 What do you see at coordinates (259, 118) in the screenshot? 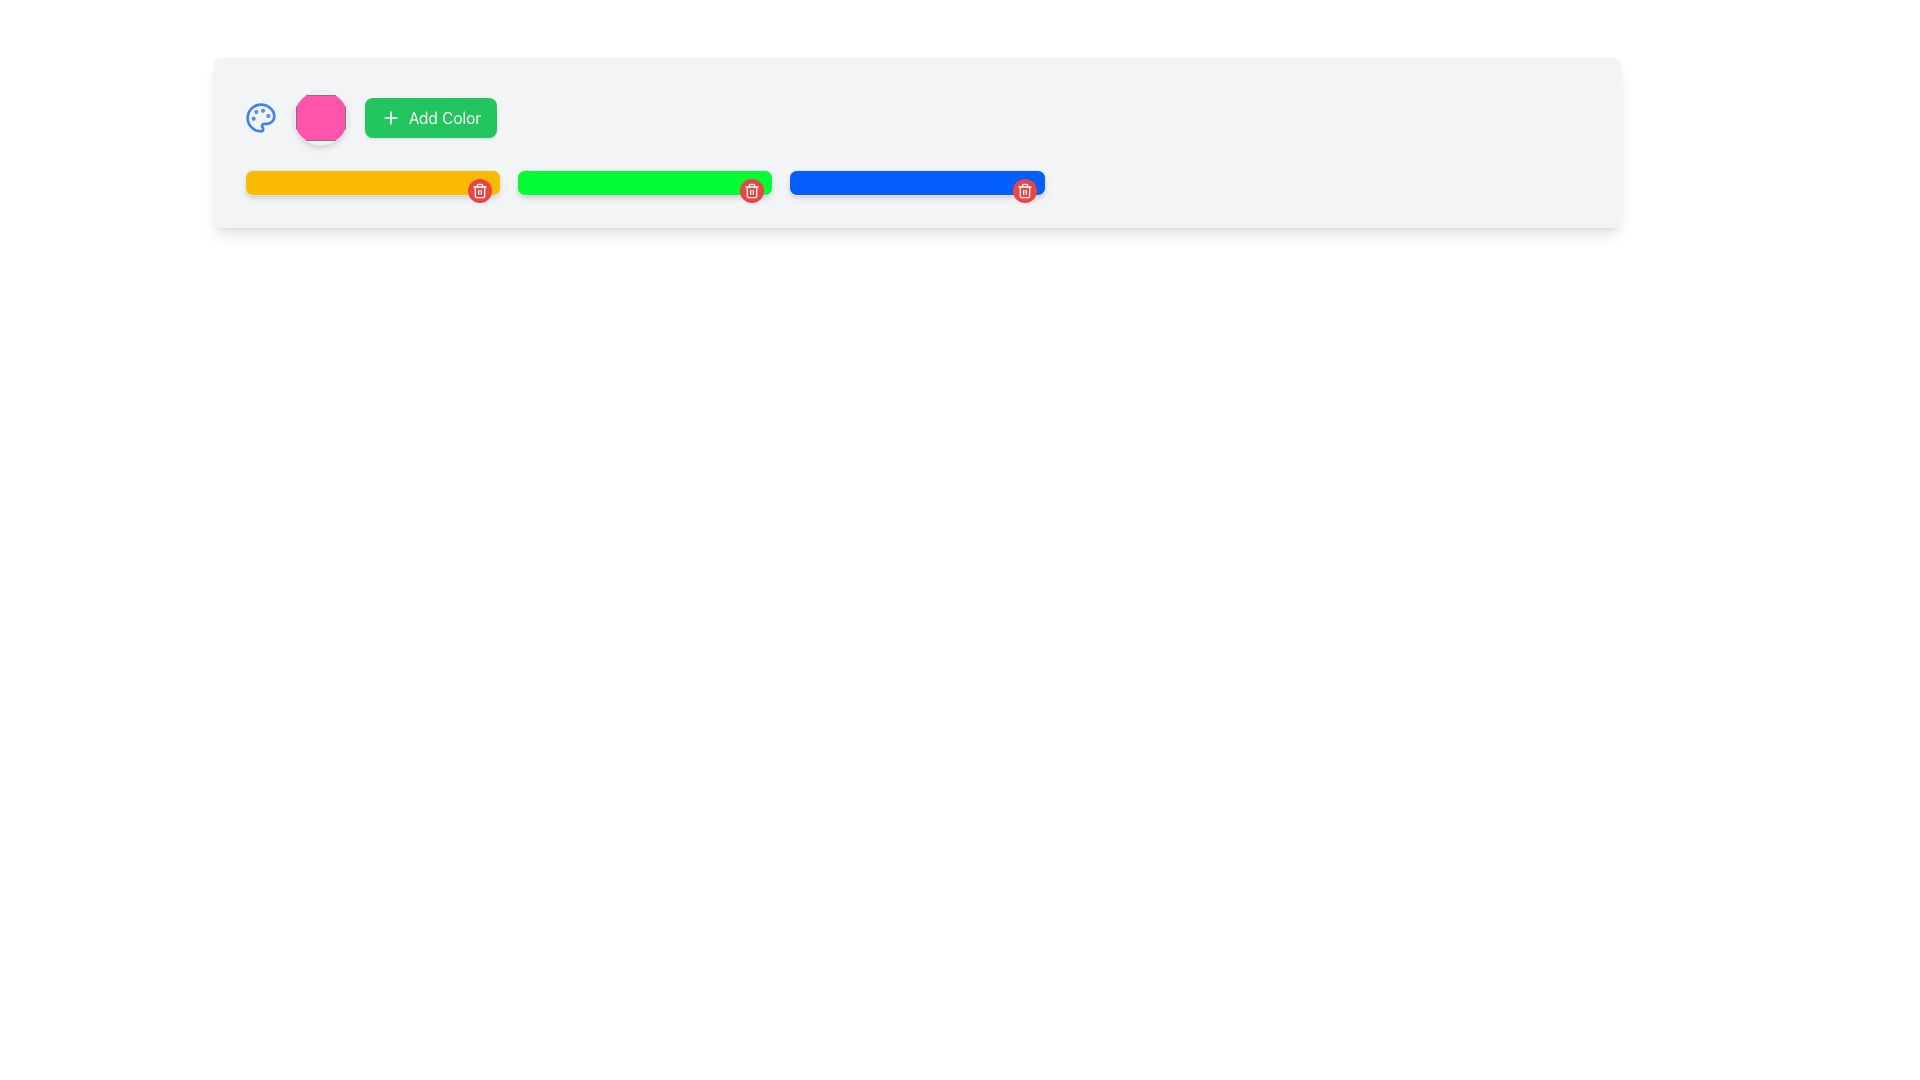
I see `the palette icon located at the leftmost side of the horizontal bar in the header area, which represents settings or options related to color or themes` at bounding box center [259, 118].